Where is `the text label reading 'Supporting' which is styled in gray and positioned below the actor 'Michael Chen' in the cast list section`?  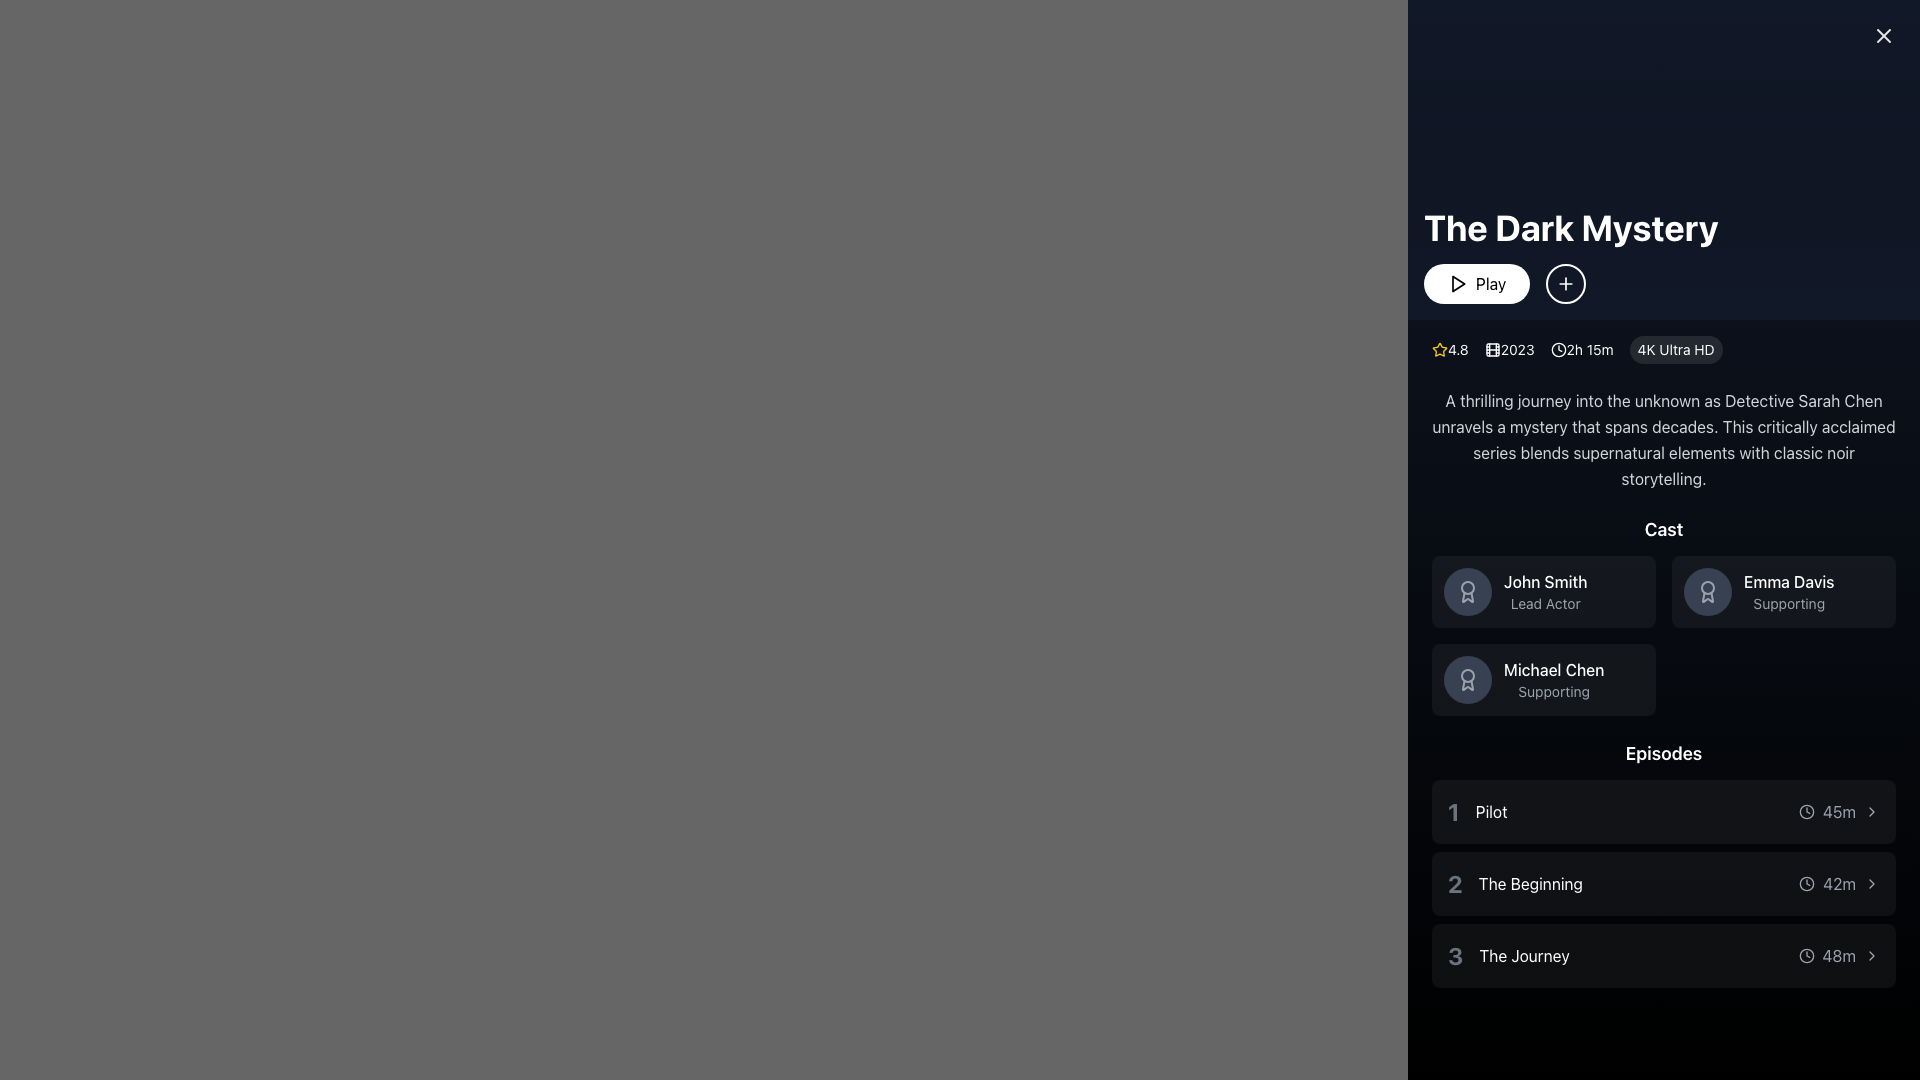
the text label reading 'Supporting' which is styled in gray and positioned below the actor 'Michael Chen' in the cast list section is located at coordinates (1553, 690).